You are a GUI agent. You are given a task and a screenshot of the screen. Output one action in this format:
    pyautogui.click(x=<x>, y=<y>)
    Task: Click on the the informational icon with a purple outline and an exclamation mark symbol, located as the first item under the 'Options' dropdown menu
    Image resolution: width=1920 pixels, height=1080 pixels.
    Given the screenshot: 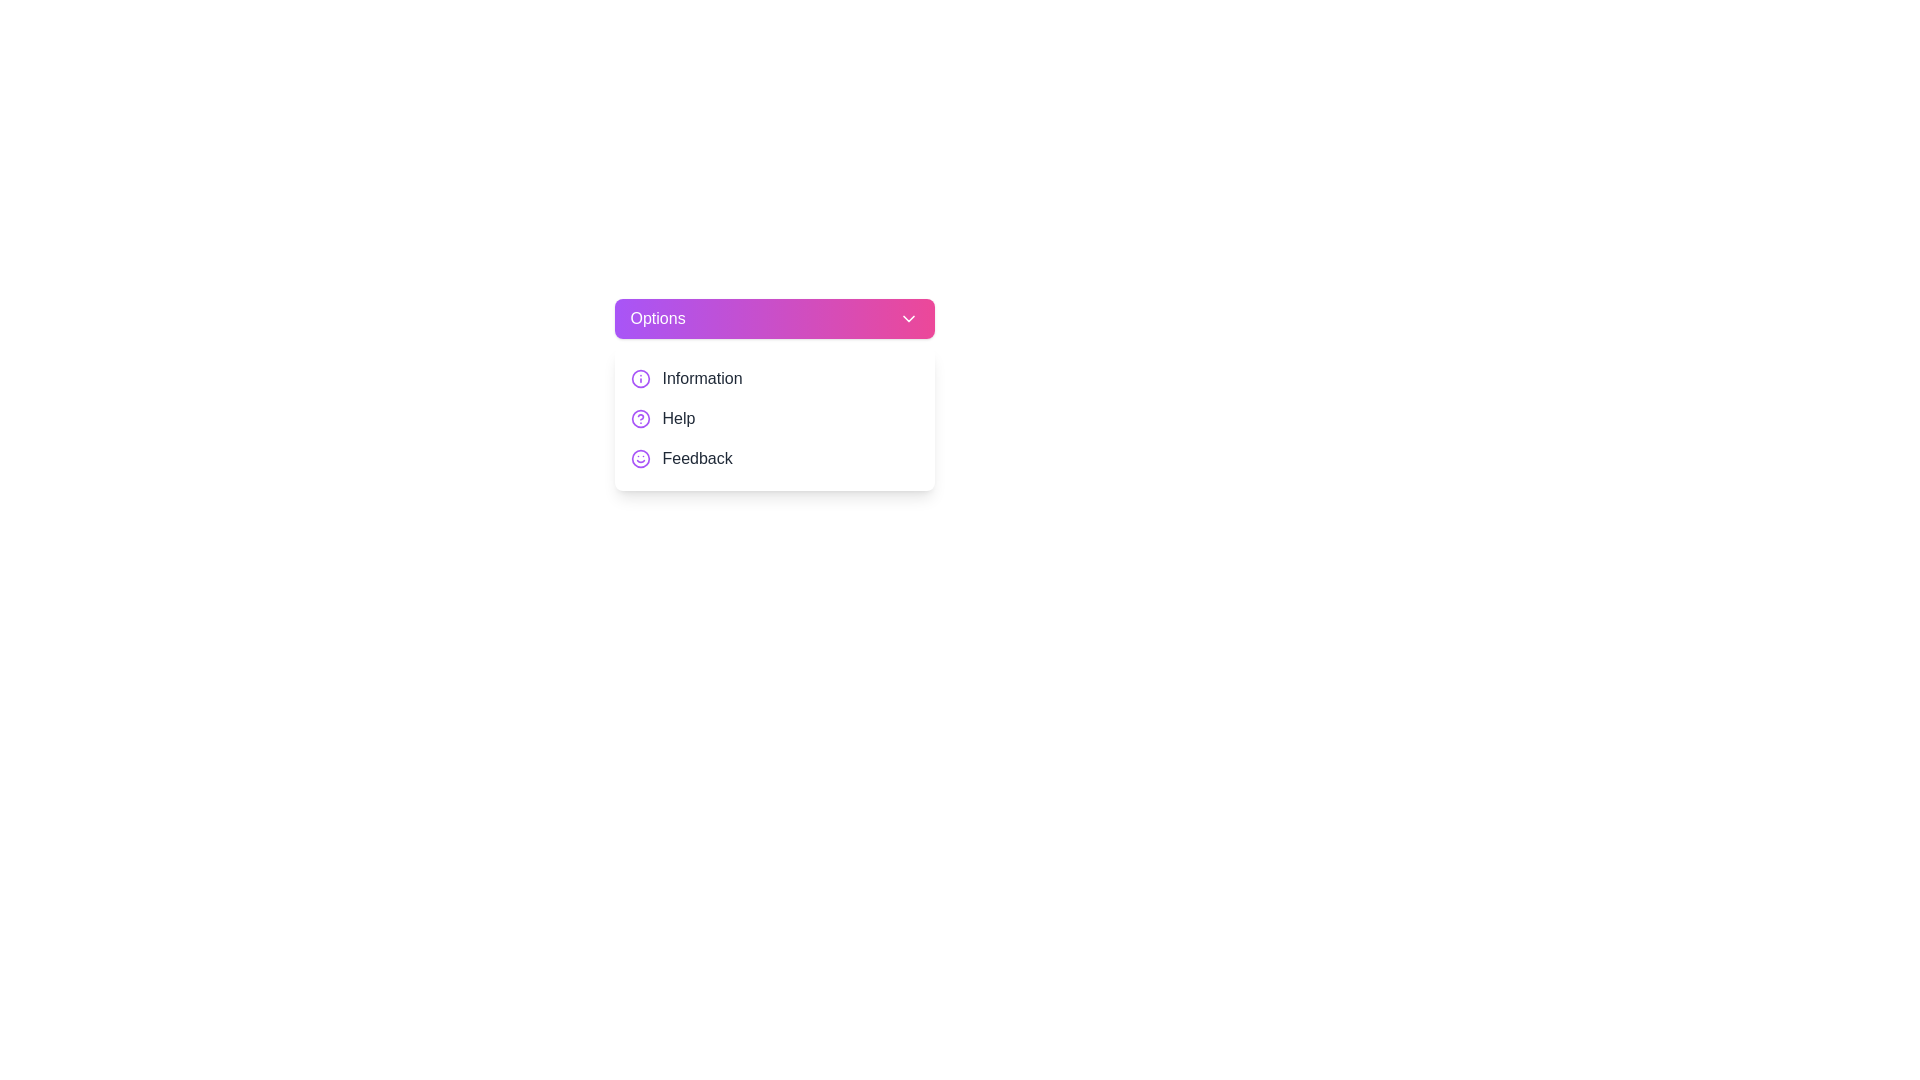 What is the action you would take?
    pyautogui.click(x=640, y=378)
    